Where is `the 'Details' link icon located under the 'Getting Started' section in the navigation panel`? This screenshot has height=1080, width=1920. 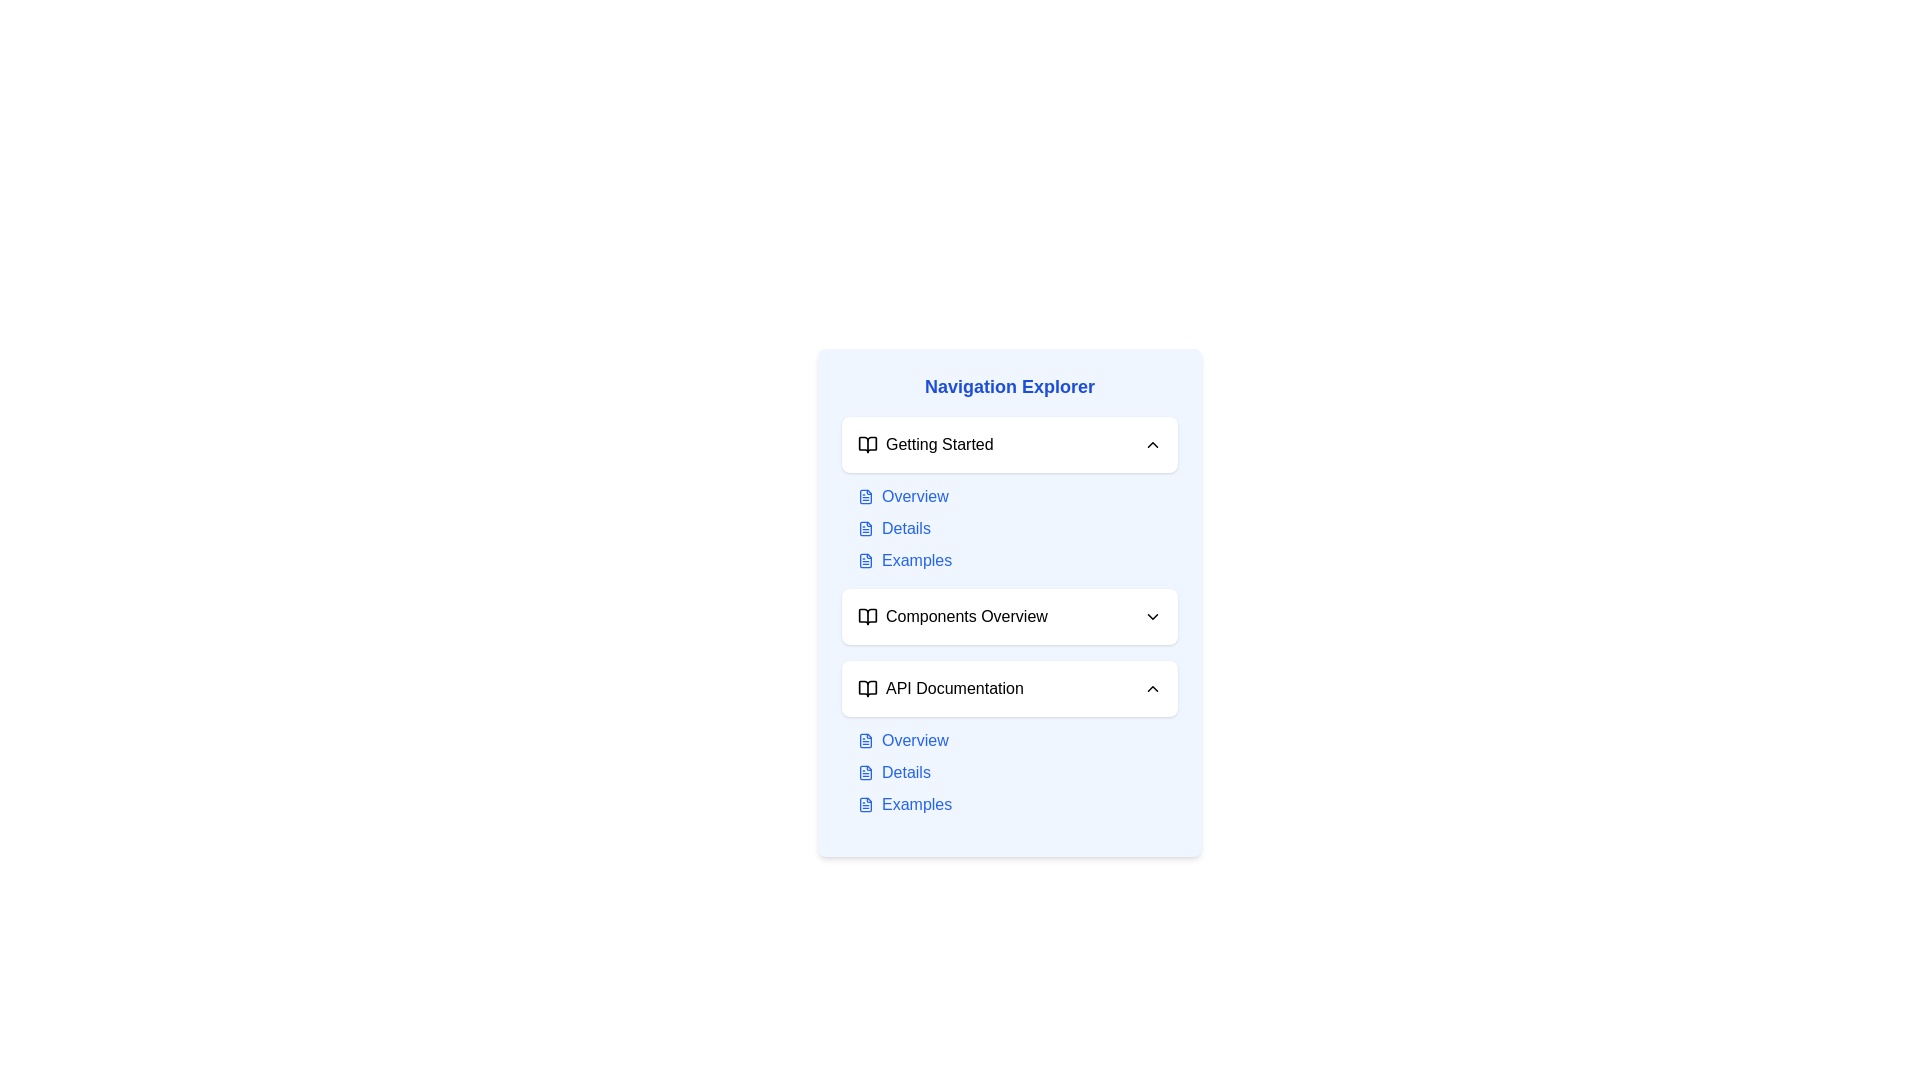
the 'Details' link icon located under the 'Getting Started' section in the navigation panel is located at coordinates (865, 527).